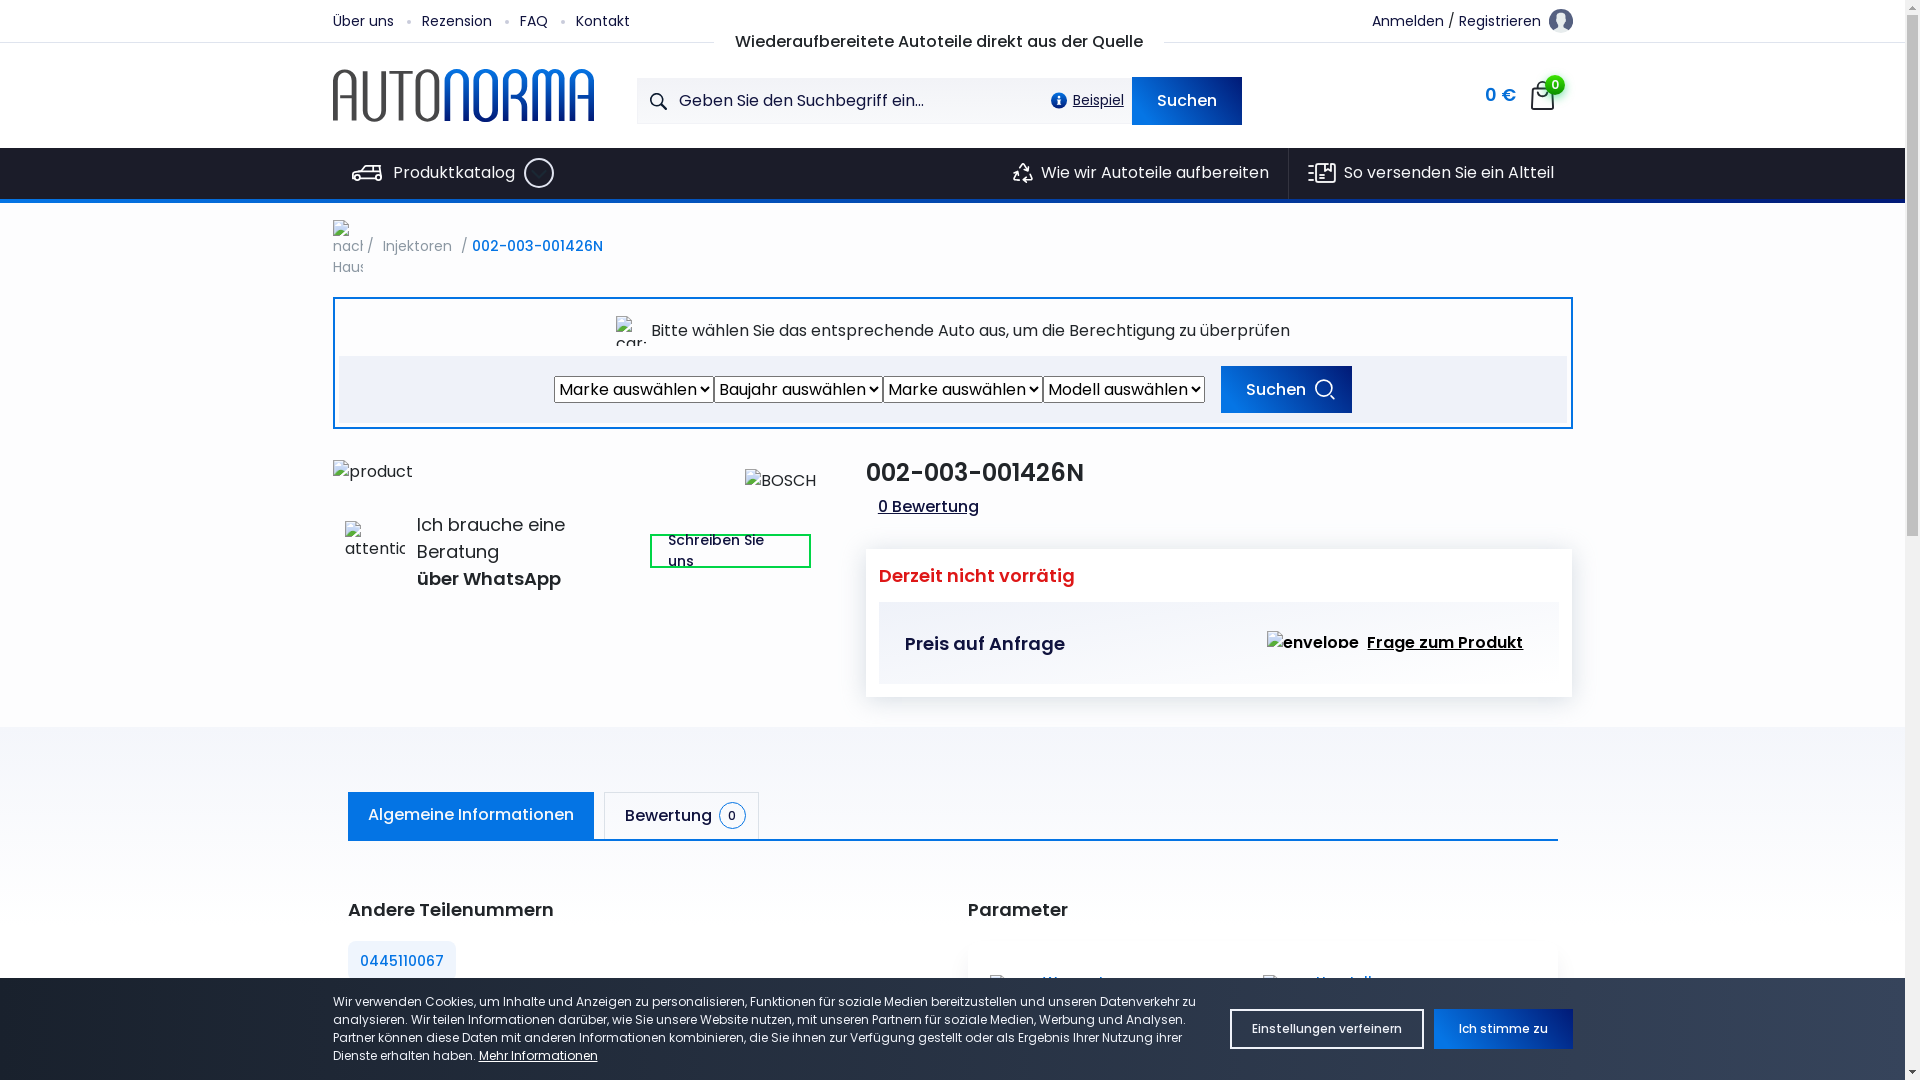  What do you see at coordinates (1141, 172) in the screenshot?
I see `'Wie wir Autoteile aufbereiten'` at bounding box center [1141, 172].